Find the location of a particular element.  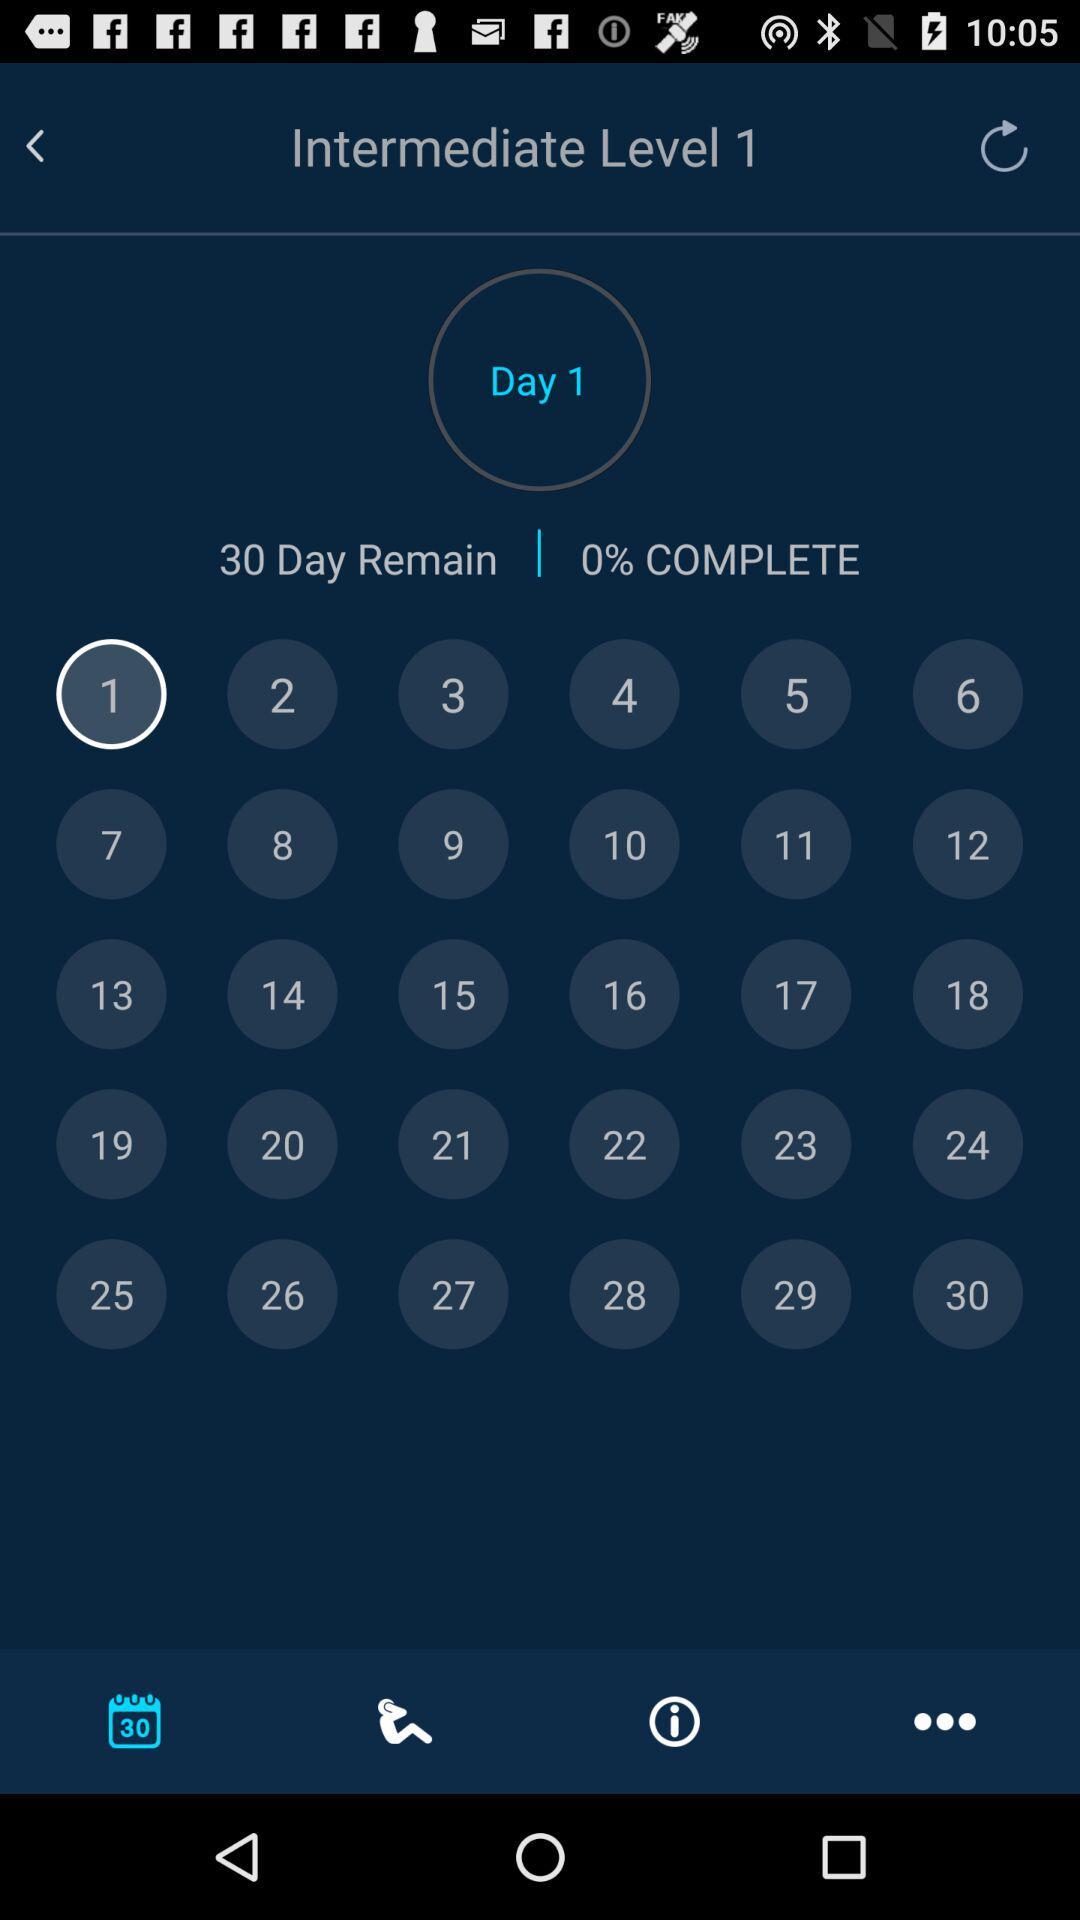

day 2 is located at coordinates (282, 694).